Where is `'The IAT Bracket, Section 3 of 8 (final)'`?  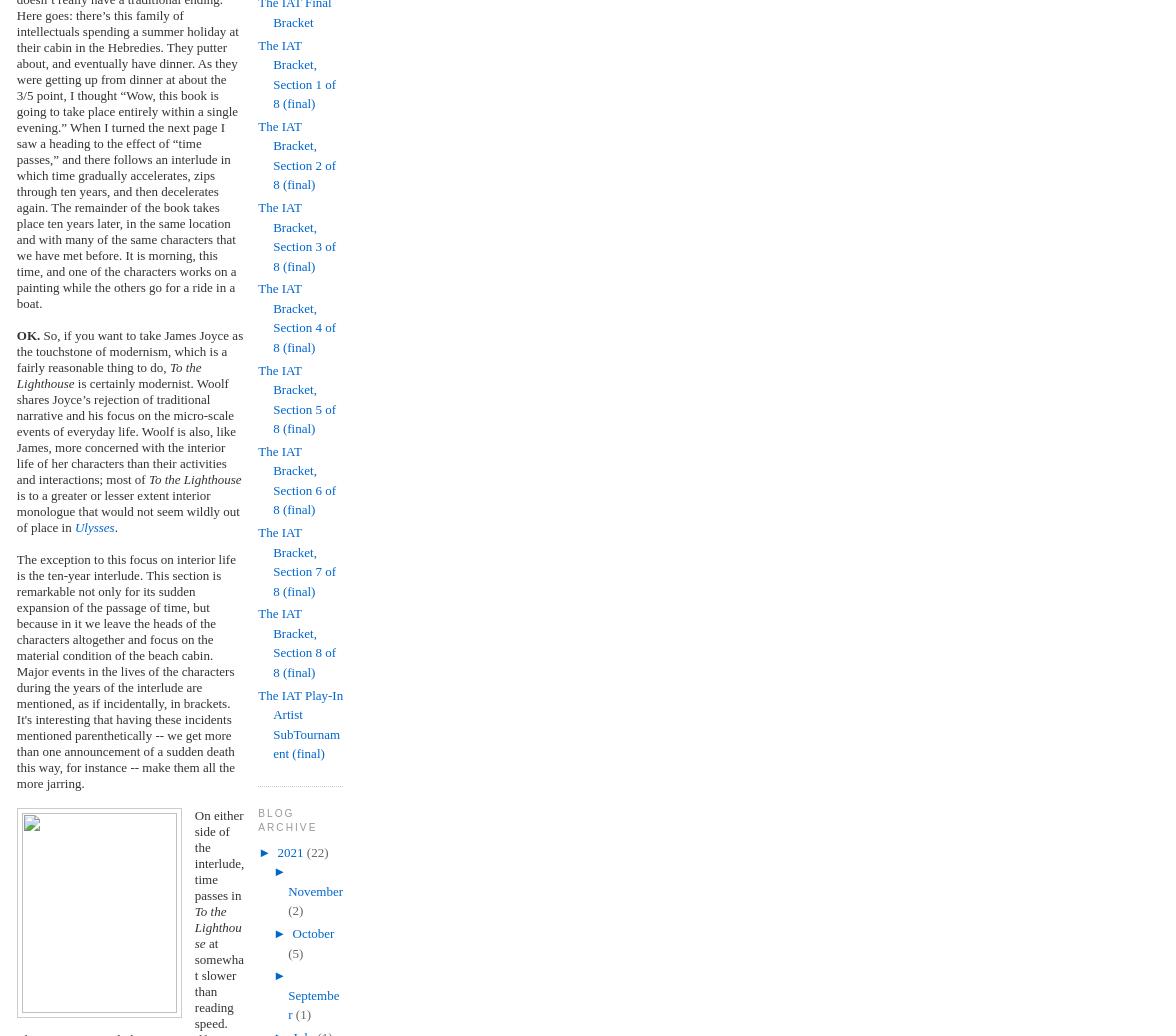 'The IAT Bracket, Section 3 of 8 (final)' is located at coordinates (296, 236).